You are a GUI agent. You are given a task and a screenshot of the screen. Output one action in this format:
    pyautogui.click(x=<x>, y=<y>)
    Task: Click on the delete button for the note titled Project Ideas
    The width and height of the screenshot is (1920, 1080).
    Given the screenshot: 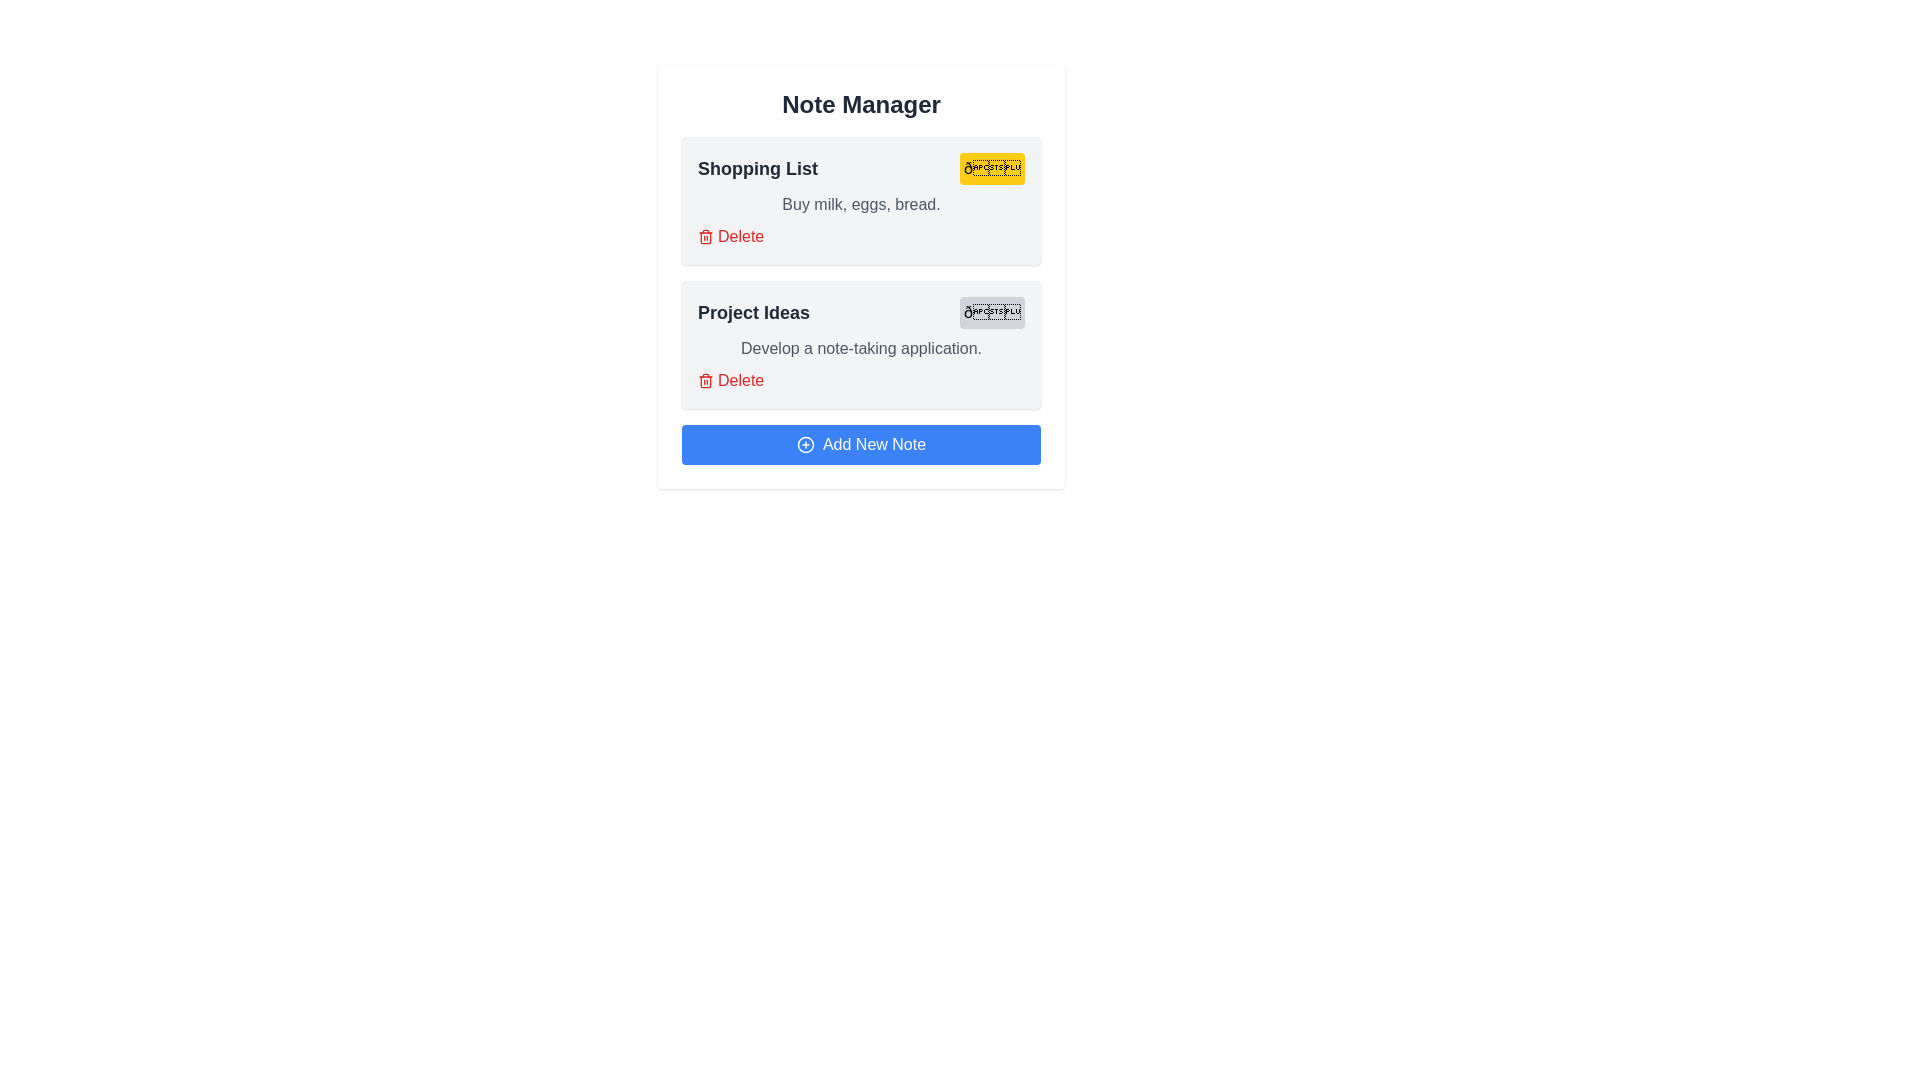 What is the action you would take?
    pyautogui.click(x=730, y=381)
    